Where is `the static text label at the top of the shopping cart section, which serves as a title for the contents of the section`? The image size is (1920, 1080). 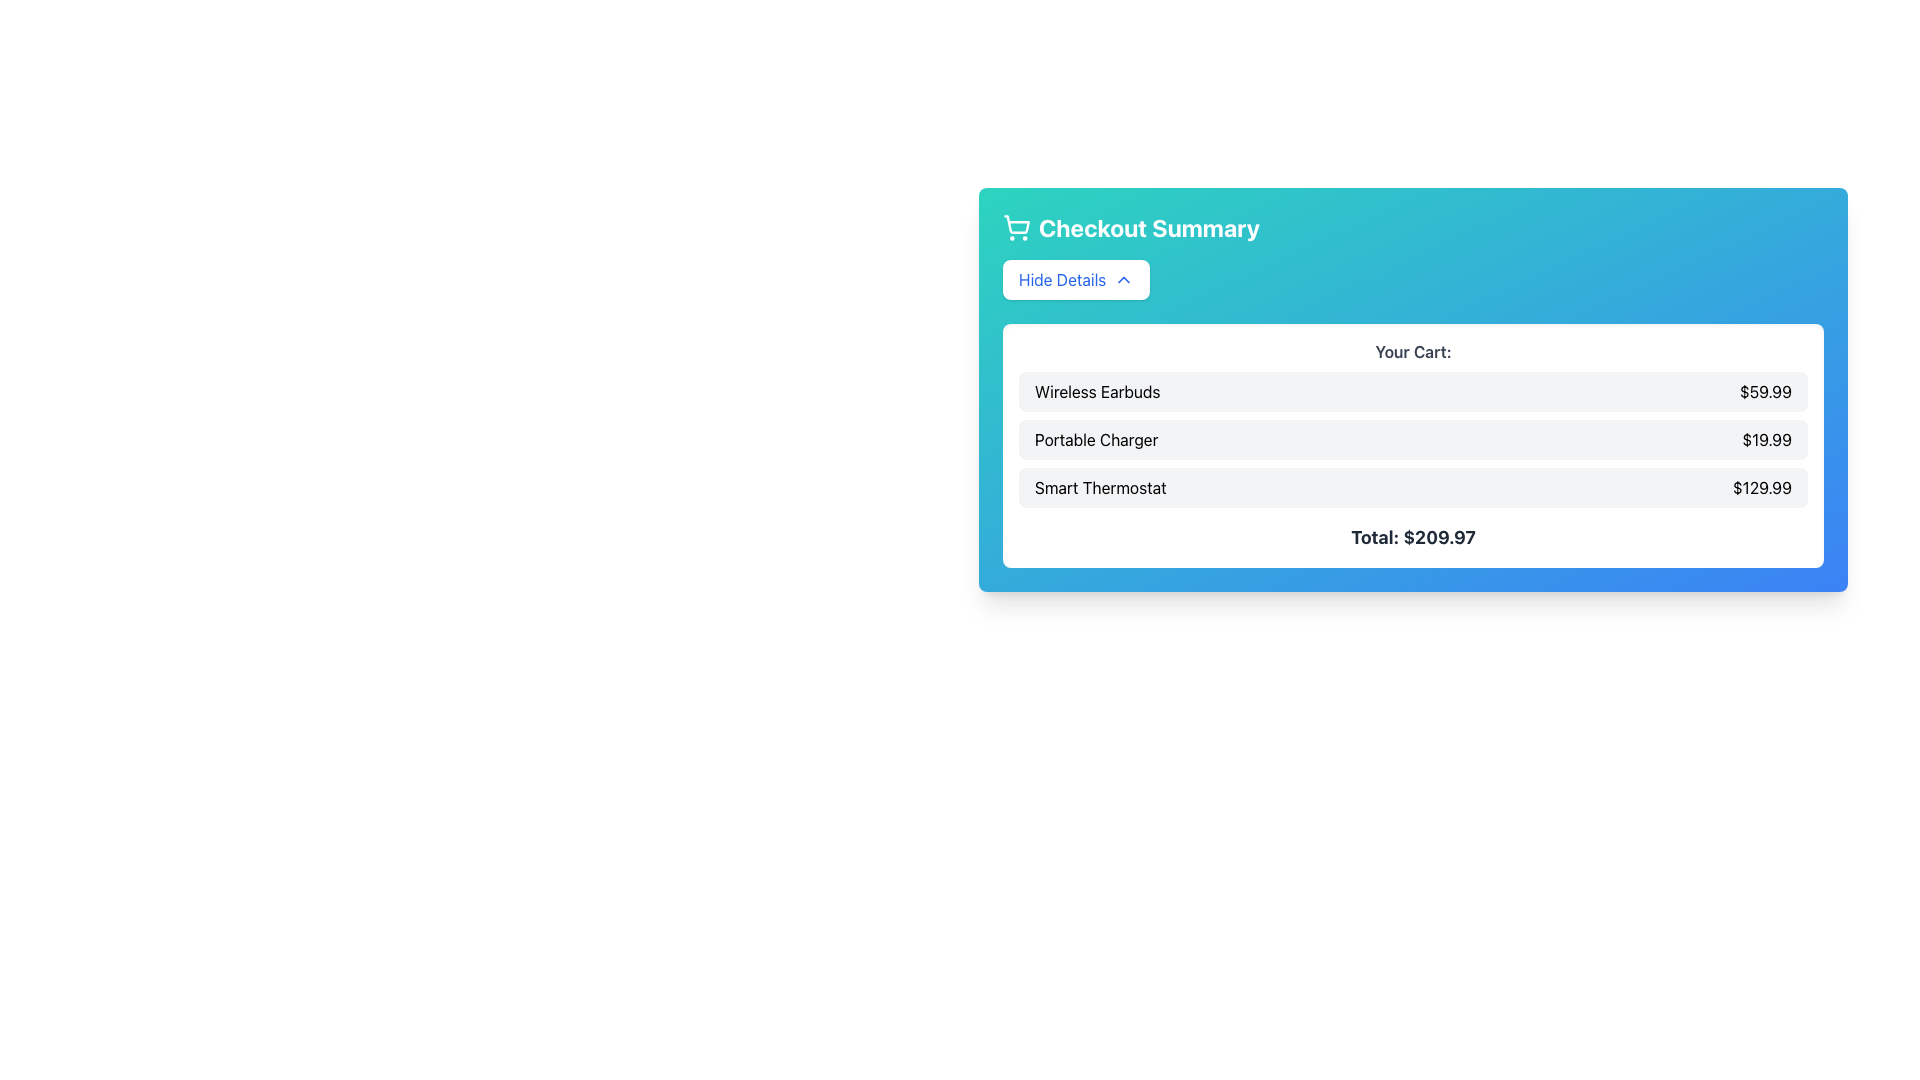 the static text label at the top of the shopping cart section, which serves as a title for the contents of the section is located at coordinates (1412, 350).